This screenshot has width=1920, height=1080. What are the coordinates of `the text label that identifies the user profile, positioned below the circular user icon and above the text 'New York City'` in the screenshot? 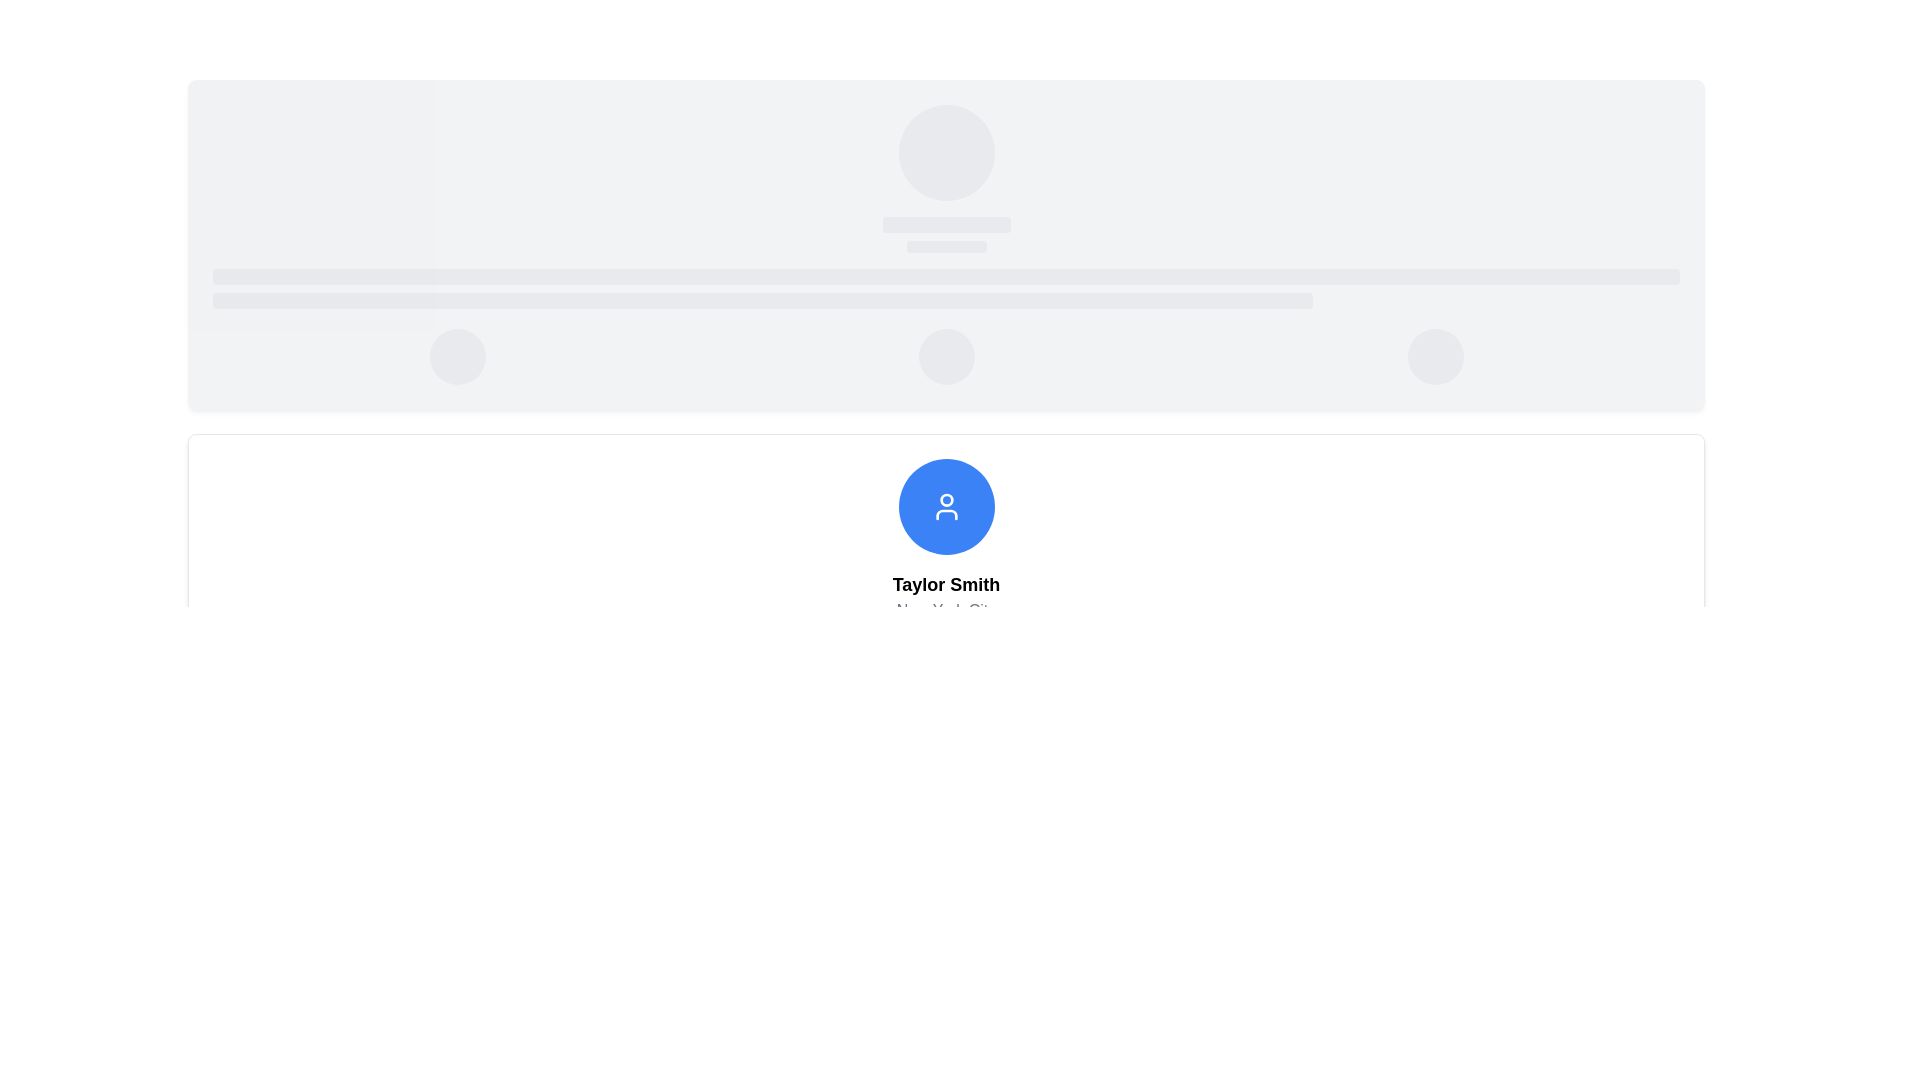 It's located at (945, 585).